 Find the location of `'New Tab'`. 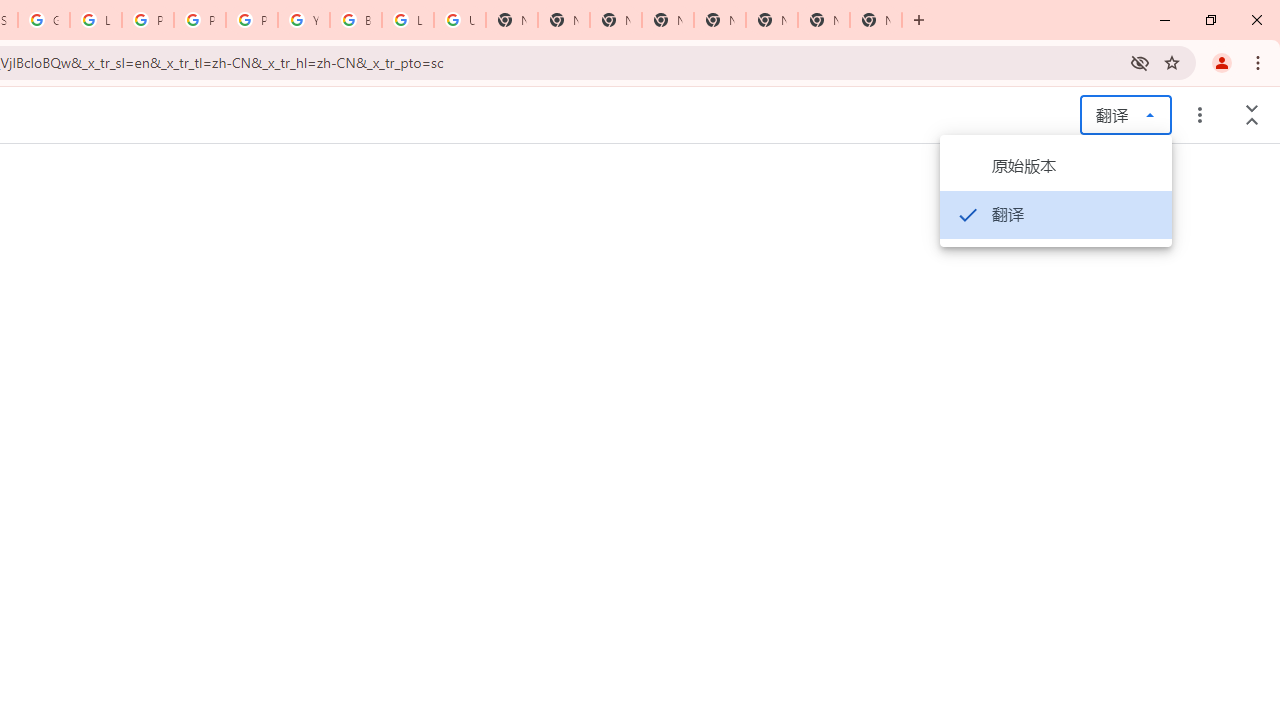

'New Tab' is located at coordinates (876, 20).